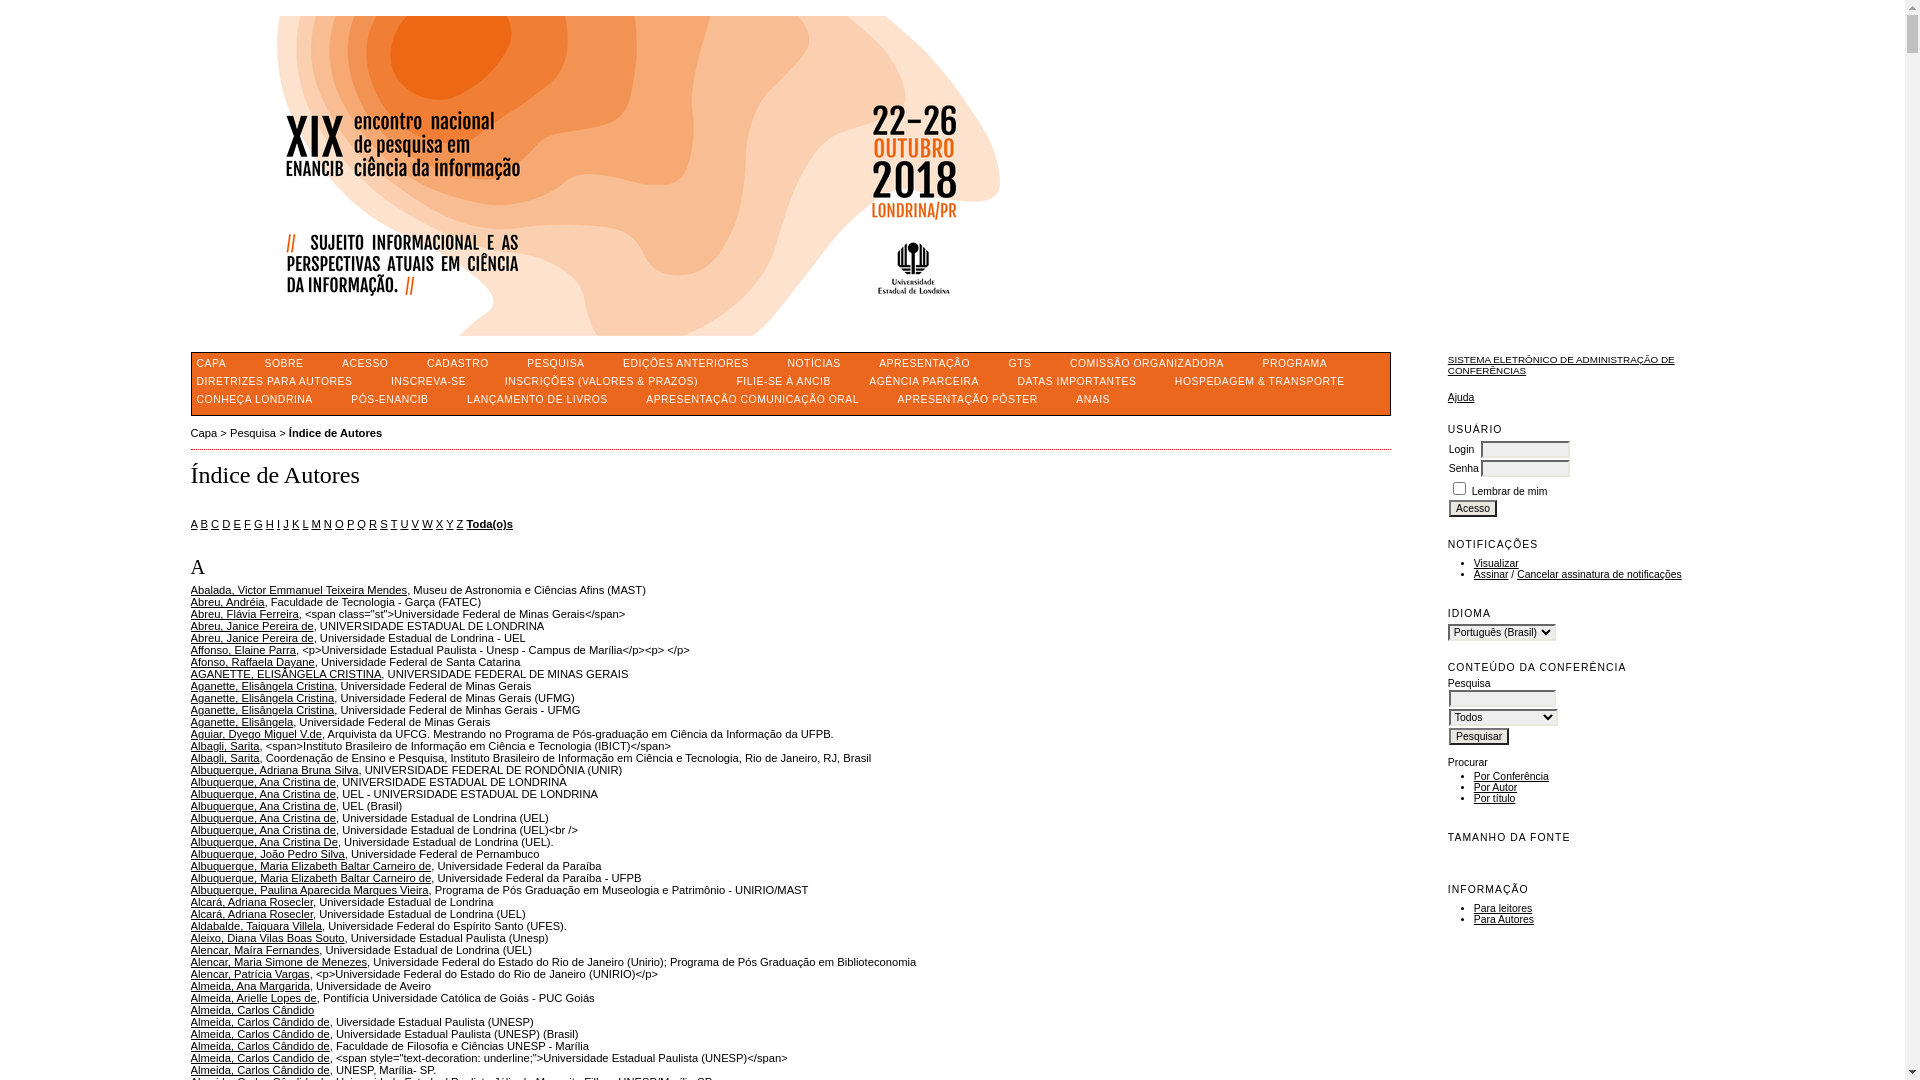 The height and width of the screenshot is (1080, 1920). Describe the element at coordinates (456, 363) in the screenshot. I see `'CADASTRO'` at that location.